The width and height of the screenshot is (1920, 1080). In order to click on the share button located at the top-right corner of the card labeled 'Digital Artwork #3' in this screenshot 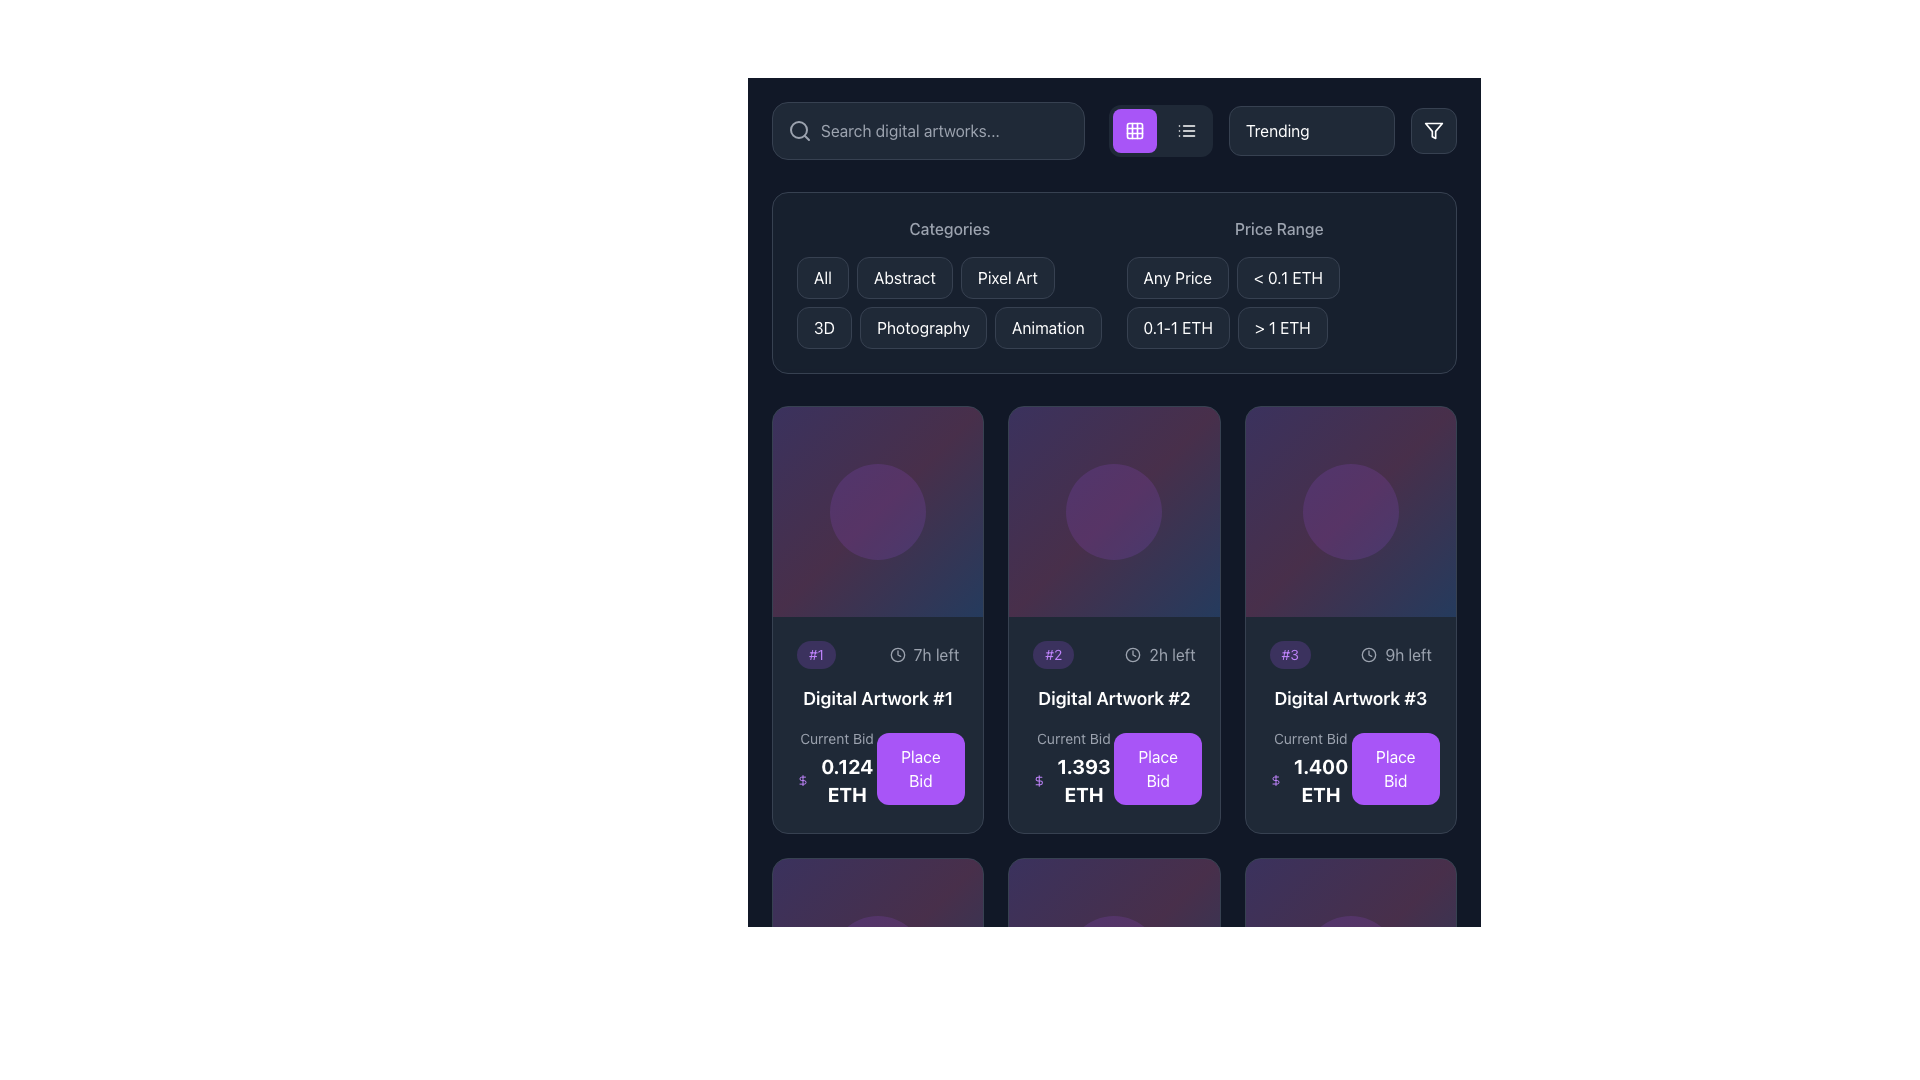, I will do `click(1421, 523)`.